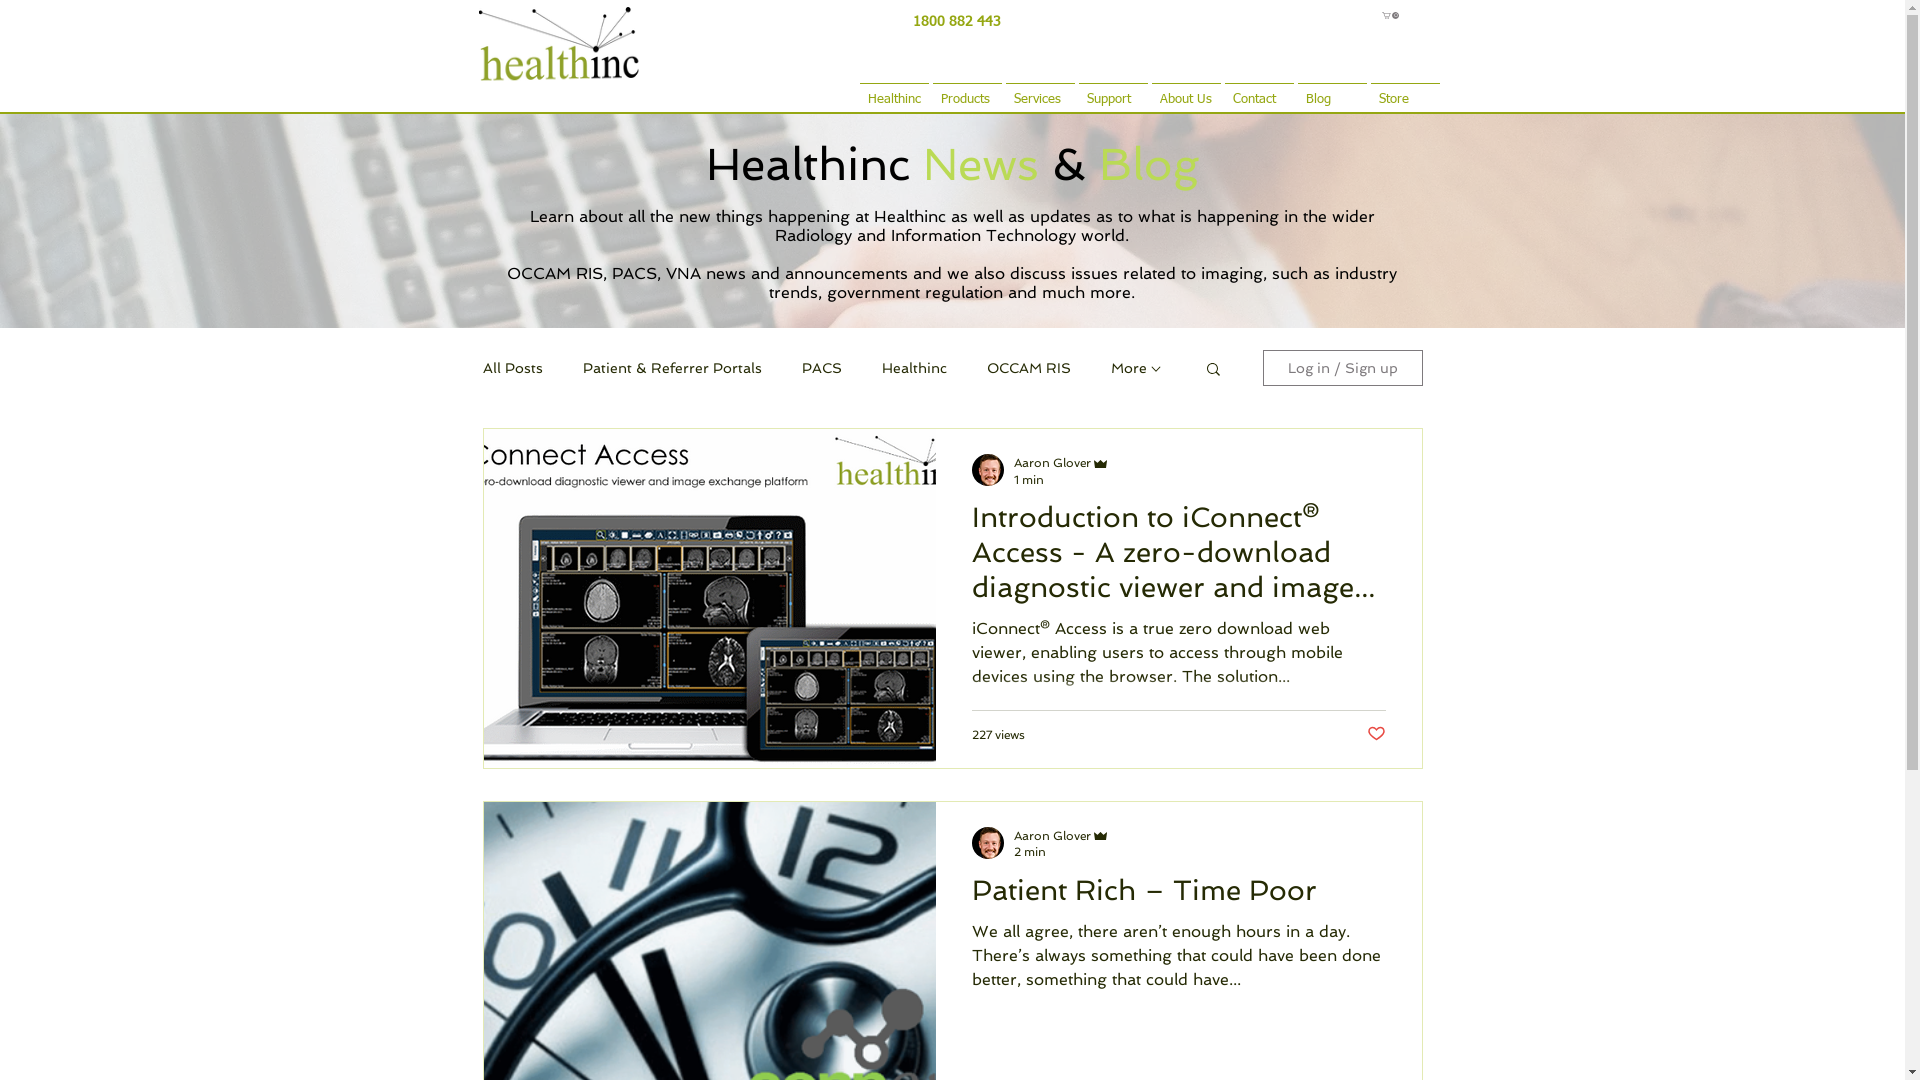 The image size is (1920, 1080). I want to click on 'Blog', so click(1332, 90).